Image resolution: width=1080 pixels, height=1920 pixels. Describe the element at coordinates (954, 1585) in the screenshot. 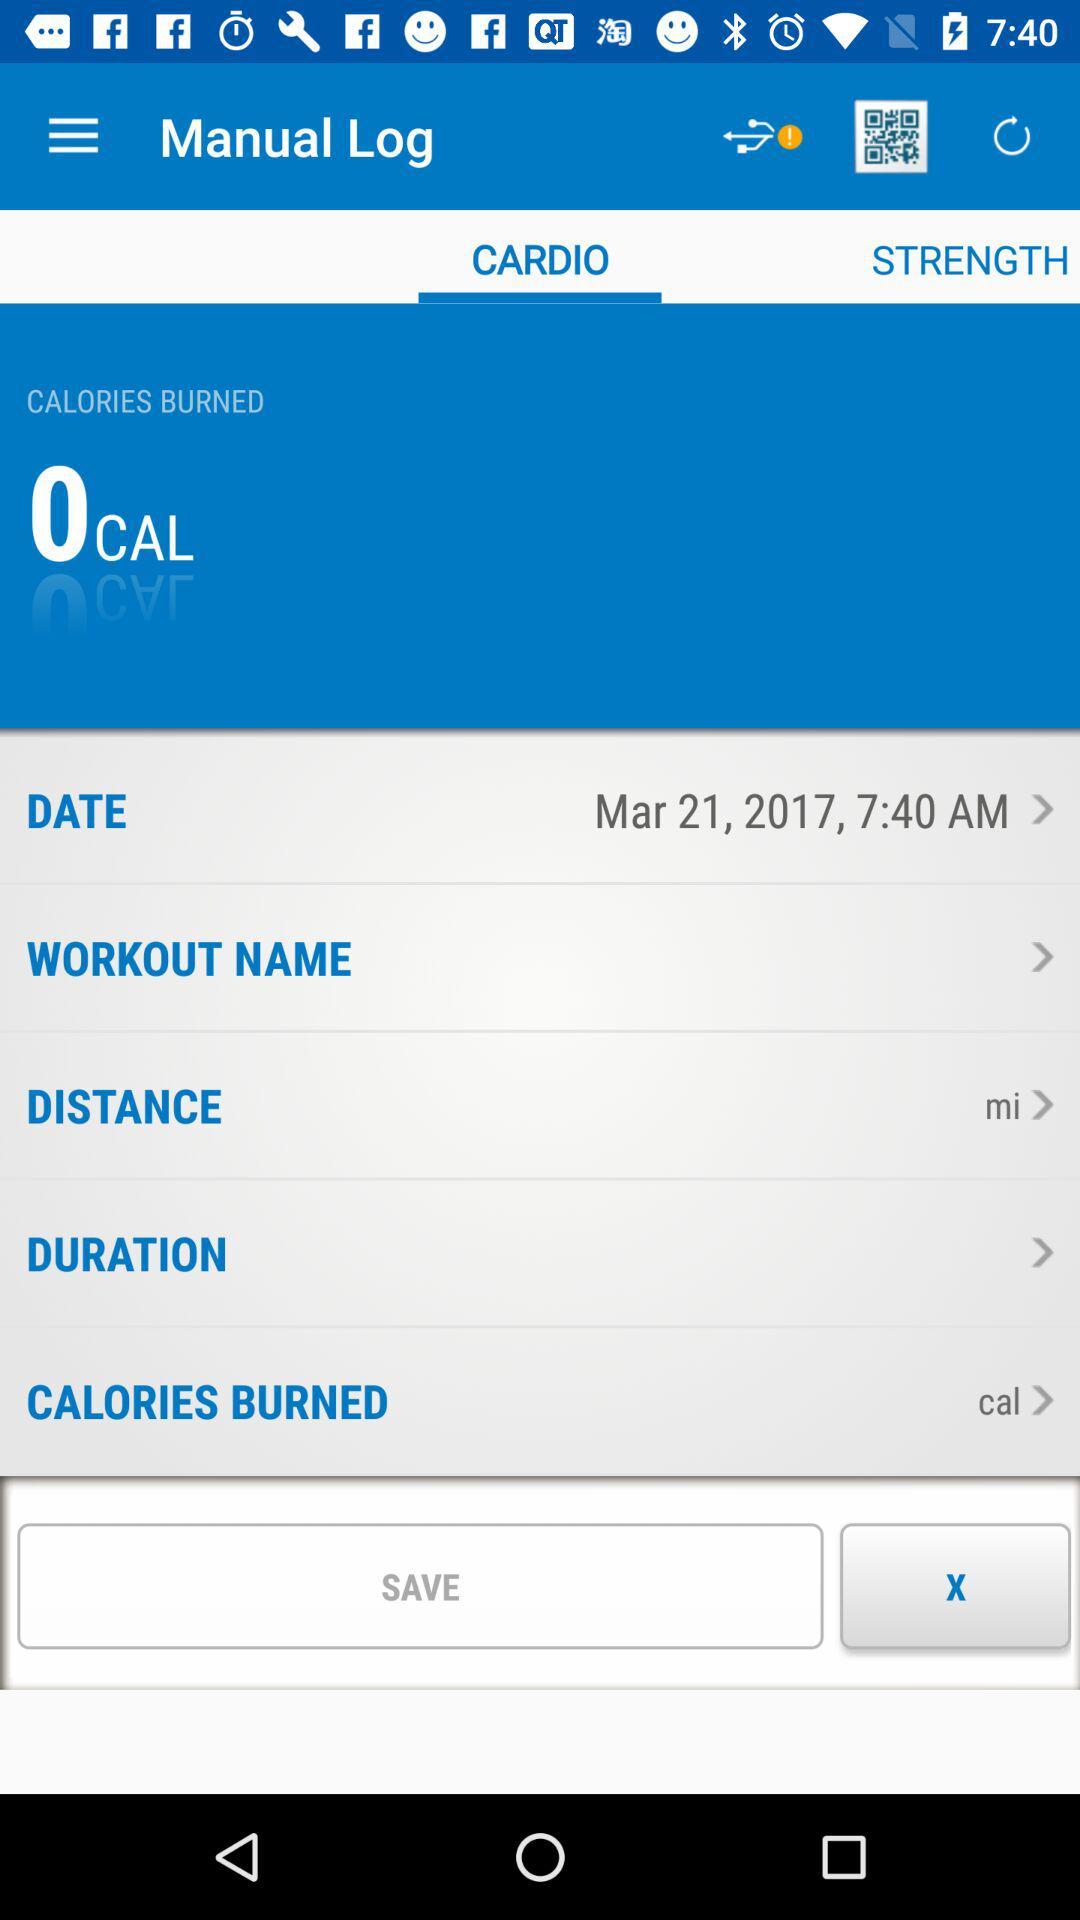

I see `icon next to the save item` at that location.